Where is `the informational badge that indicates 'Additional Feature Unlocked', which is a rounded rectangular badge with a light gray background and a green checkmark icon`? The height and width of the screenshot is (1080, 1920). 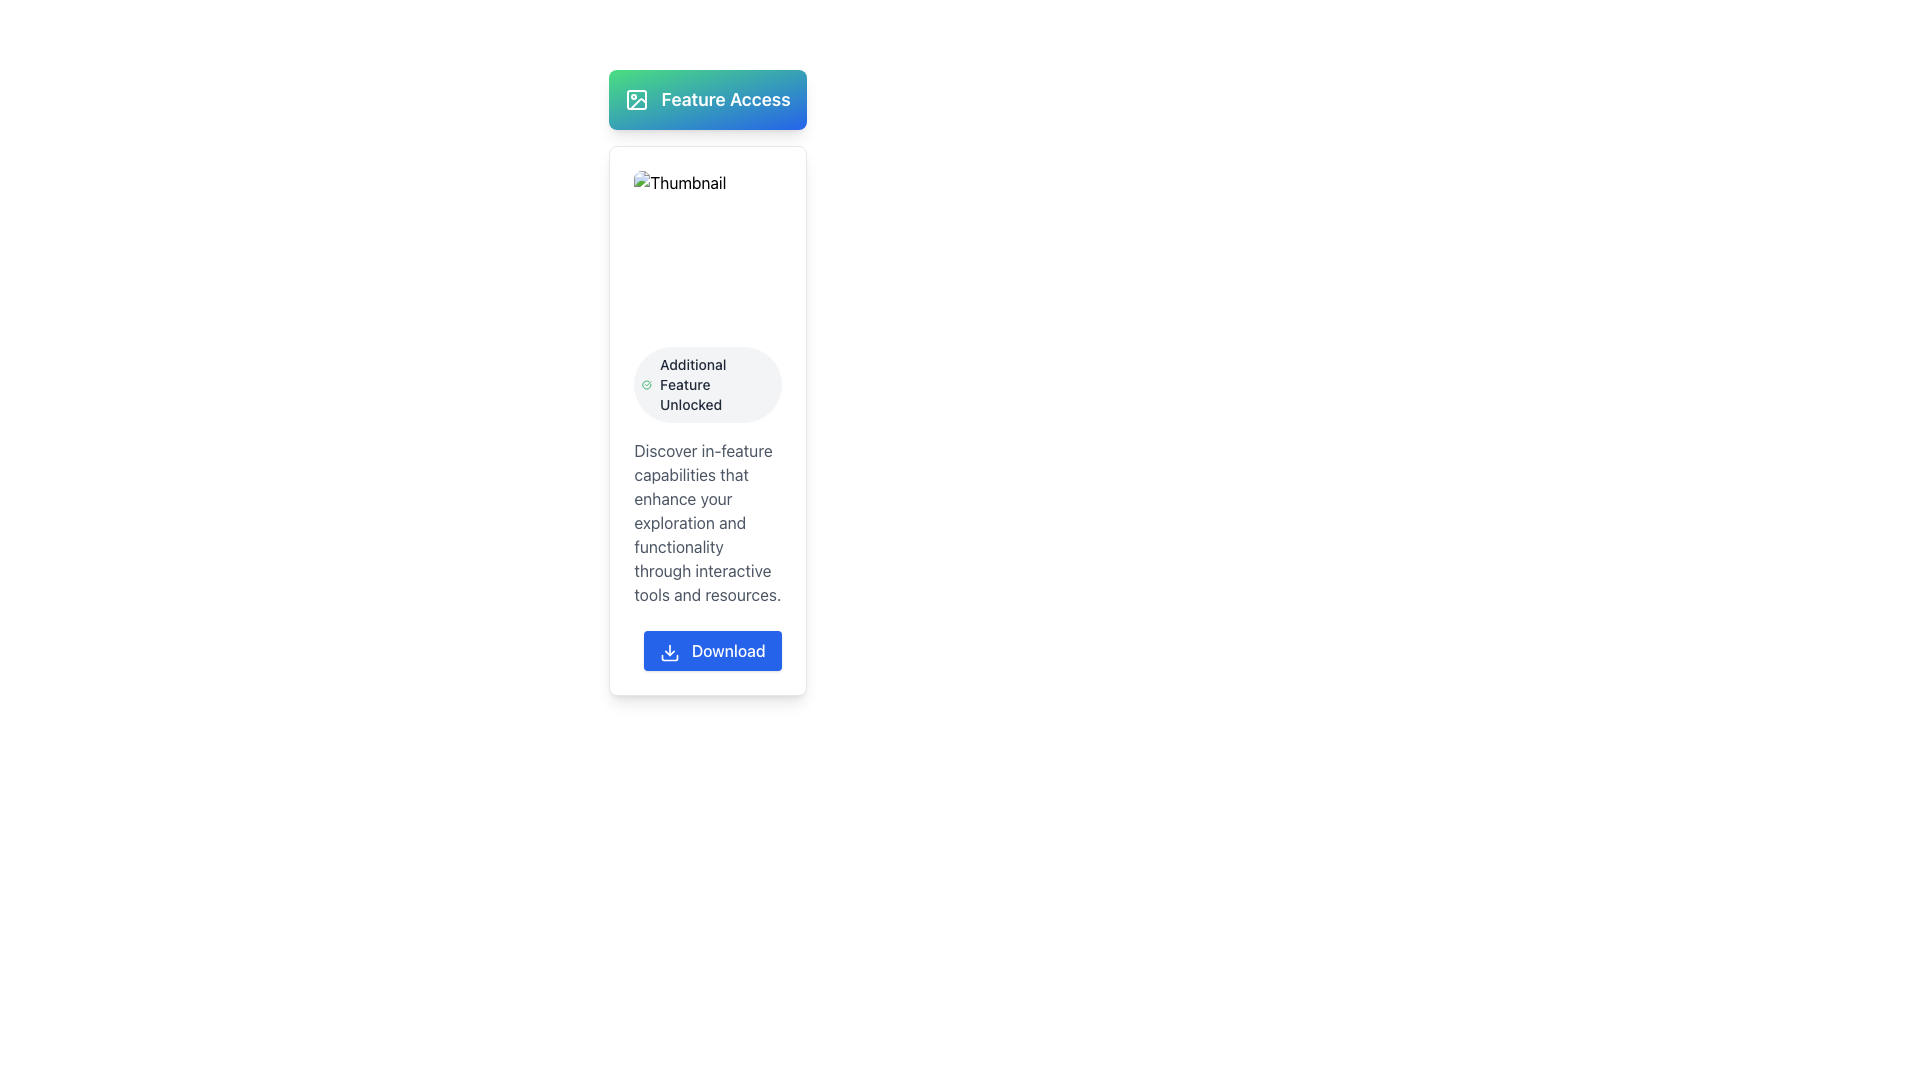 the informational badge that indicates 'Additional Feature Unlocked', which is a rounded rectangular badge with a light gray background and a green checkmark icon is located at coordinates (707, 385).